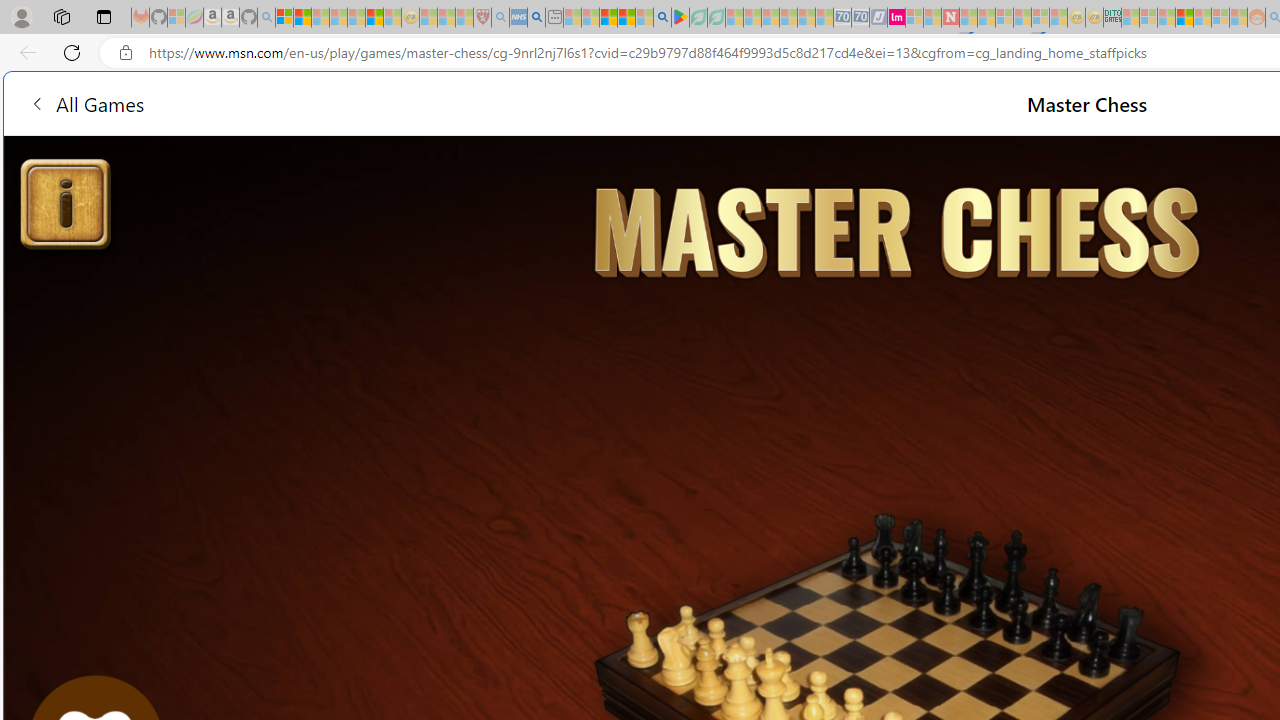 The image size is (1280, 720). I want to click on 'Expert Portfolios', so click(1184, 17).